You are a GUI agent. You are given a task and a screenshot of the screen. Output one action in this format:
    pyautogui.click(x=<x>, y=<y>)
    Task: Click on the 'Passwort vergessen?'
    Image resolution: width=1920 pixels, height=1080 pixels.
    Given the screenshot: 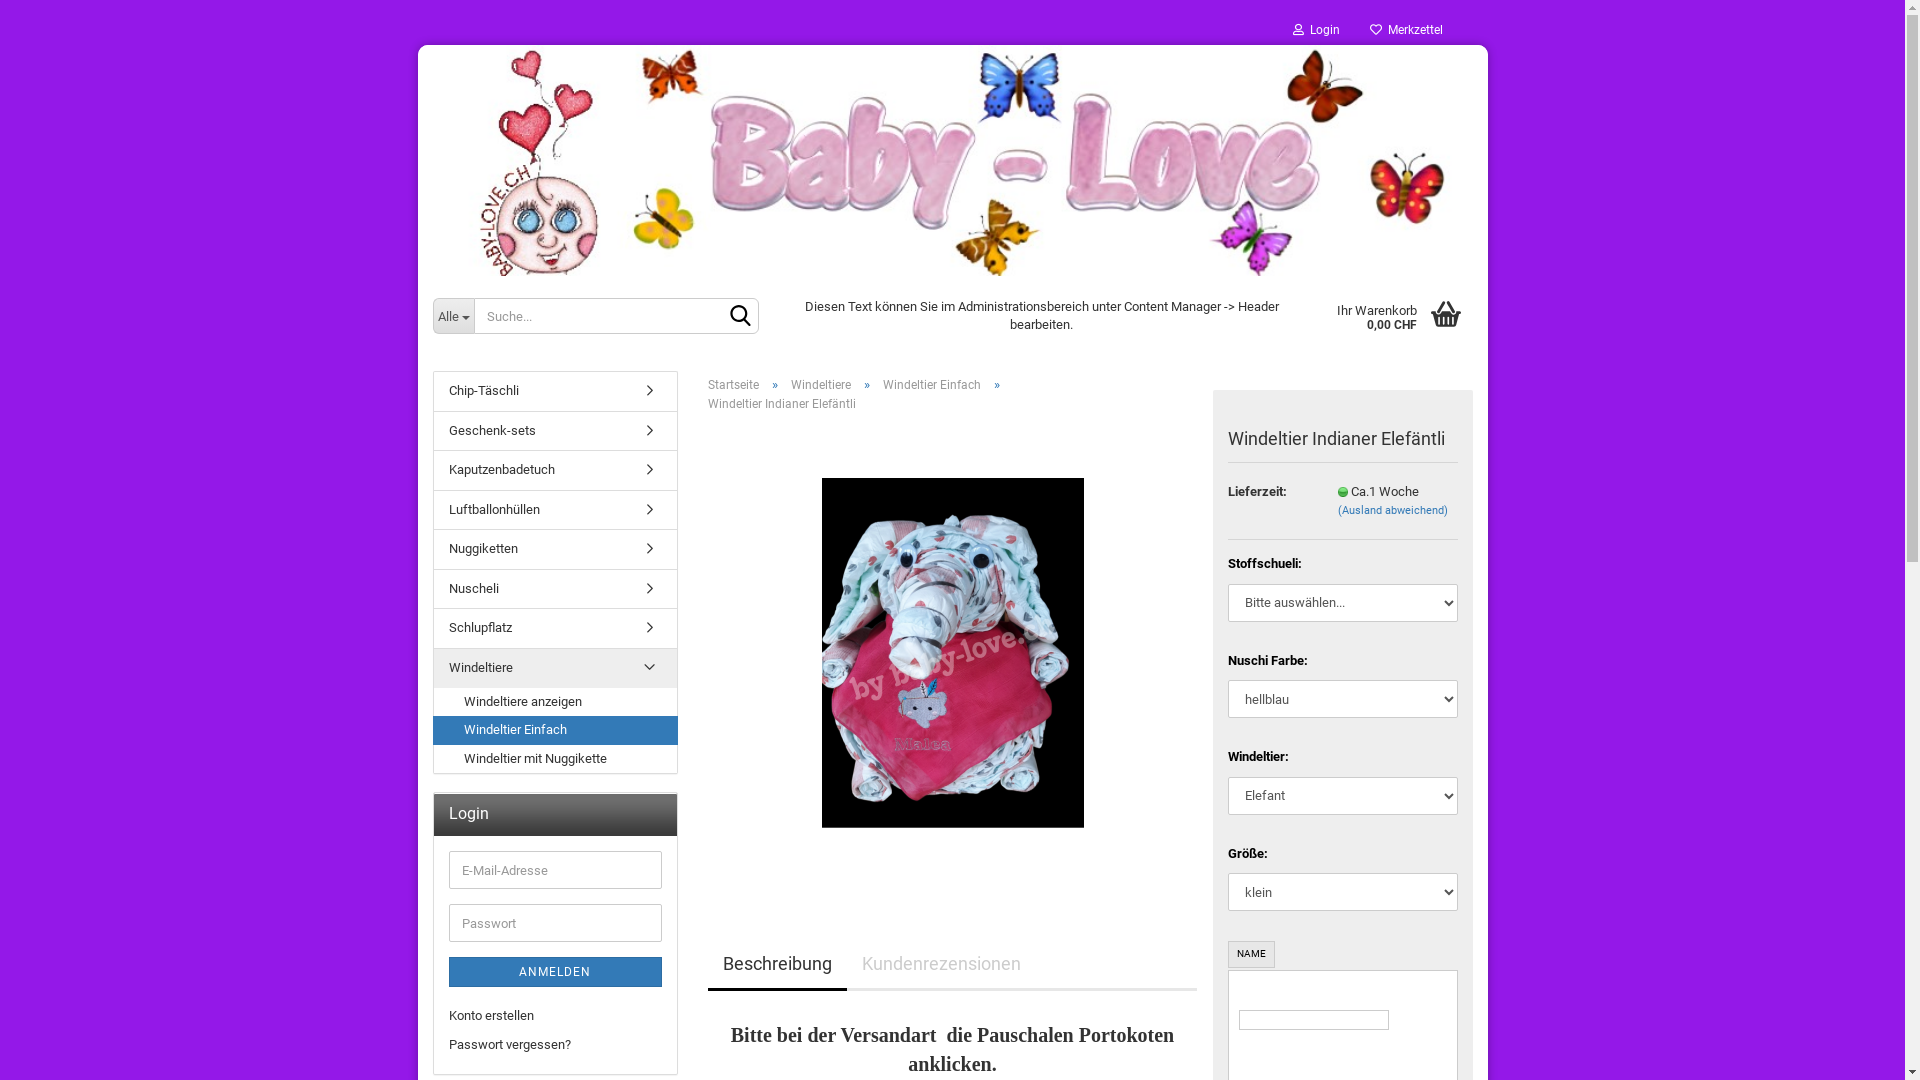 What is the action you would take?
    pyautogui.click(x=554, y=1044)
    